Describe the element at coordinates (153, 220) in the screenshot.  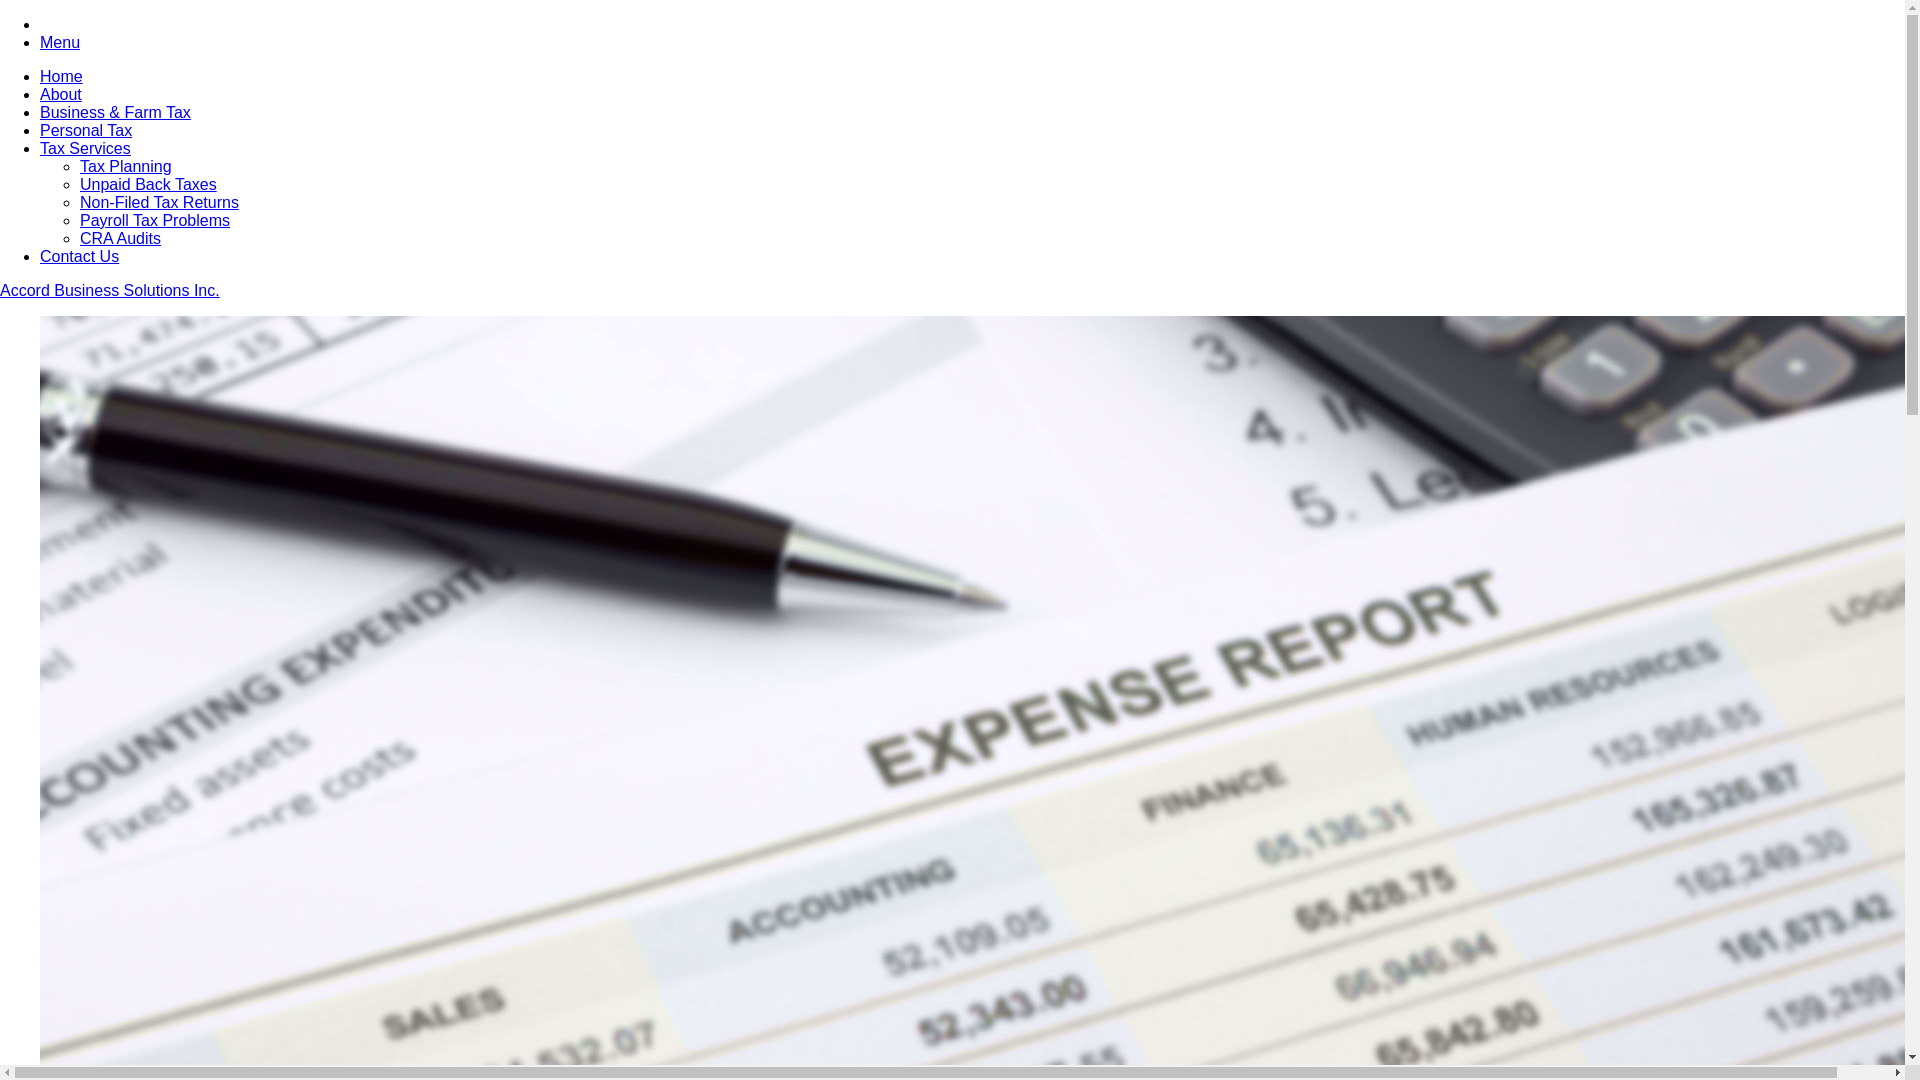
I see `'Payroll Tax Problems'` at that location.